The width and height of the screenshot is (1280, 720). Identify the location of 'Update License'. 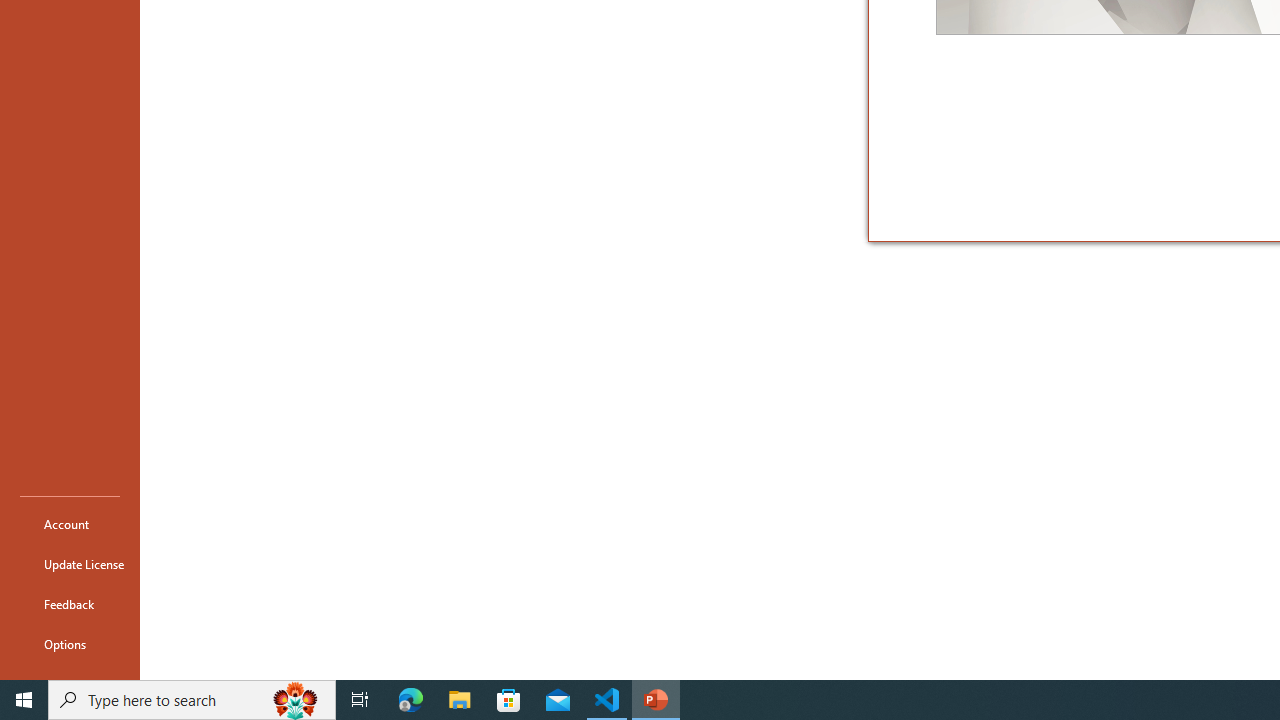
(69, 564).